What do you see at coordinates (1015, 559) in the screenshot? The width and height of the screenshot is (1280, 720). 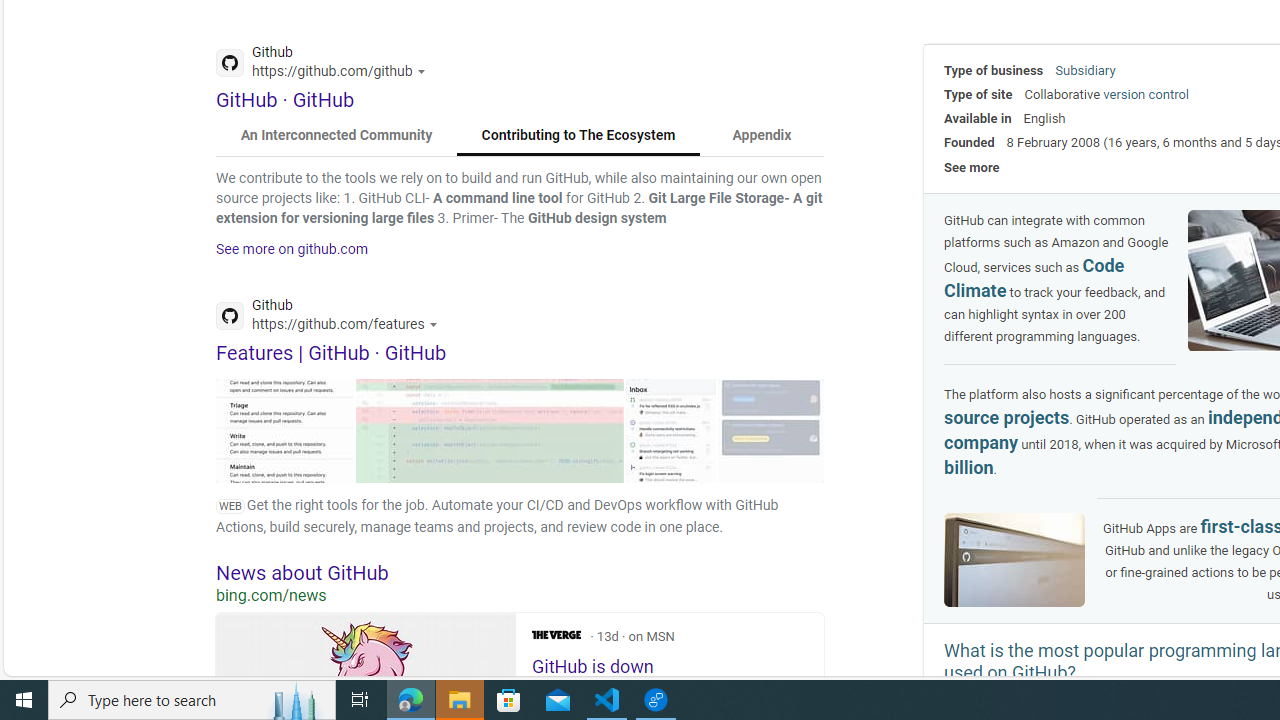 I see `'Image of GitHub'` at bounding box center [1015, 559].